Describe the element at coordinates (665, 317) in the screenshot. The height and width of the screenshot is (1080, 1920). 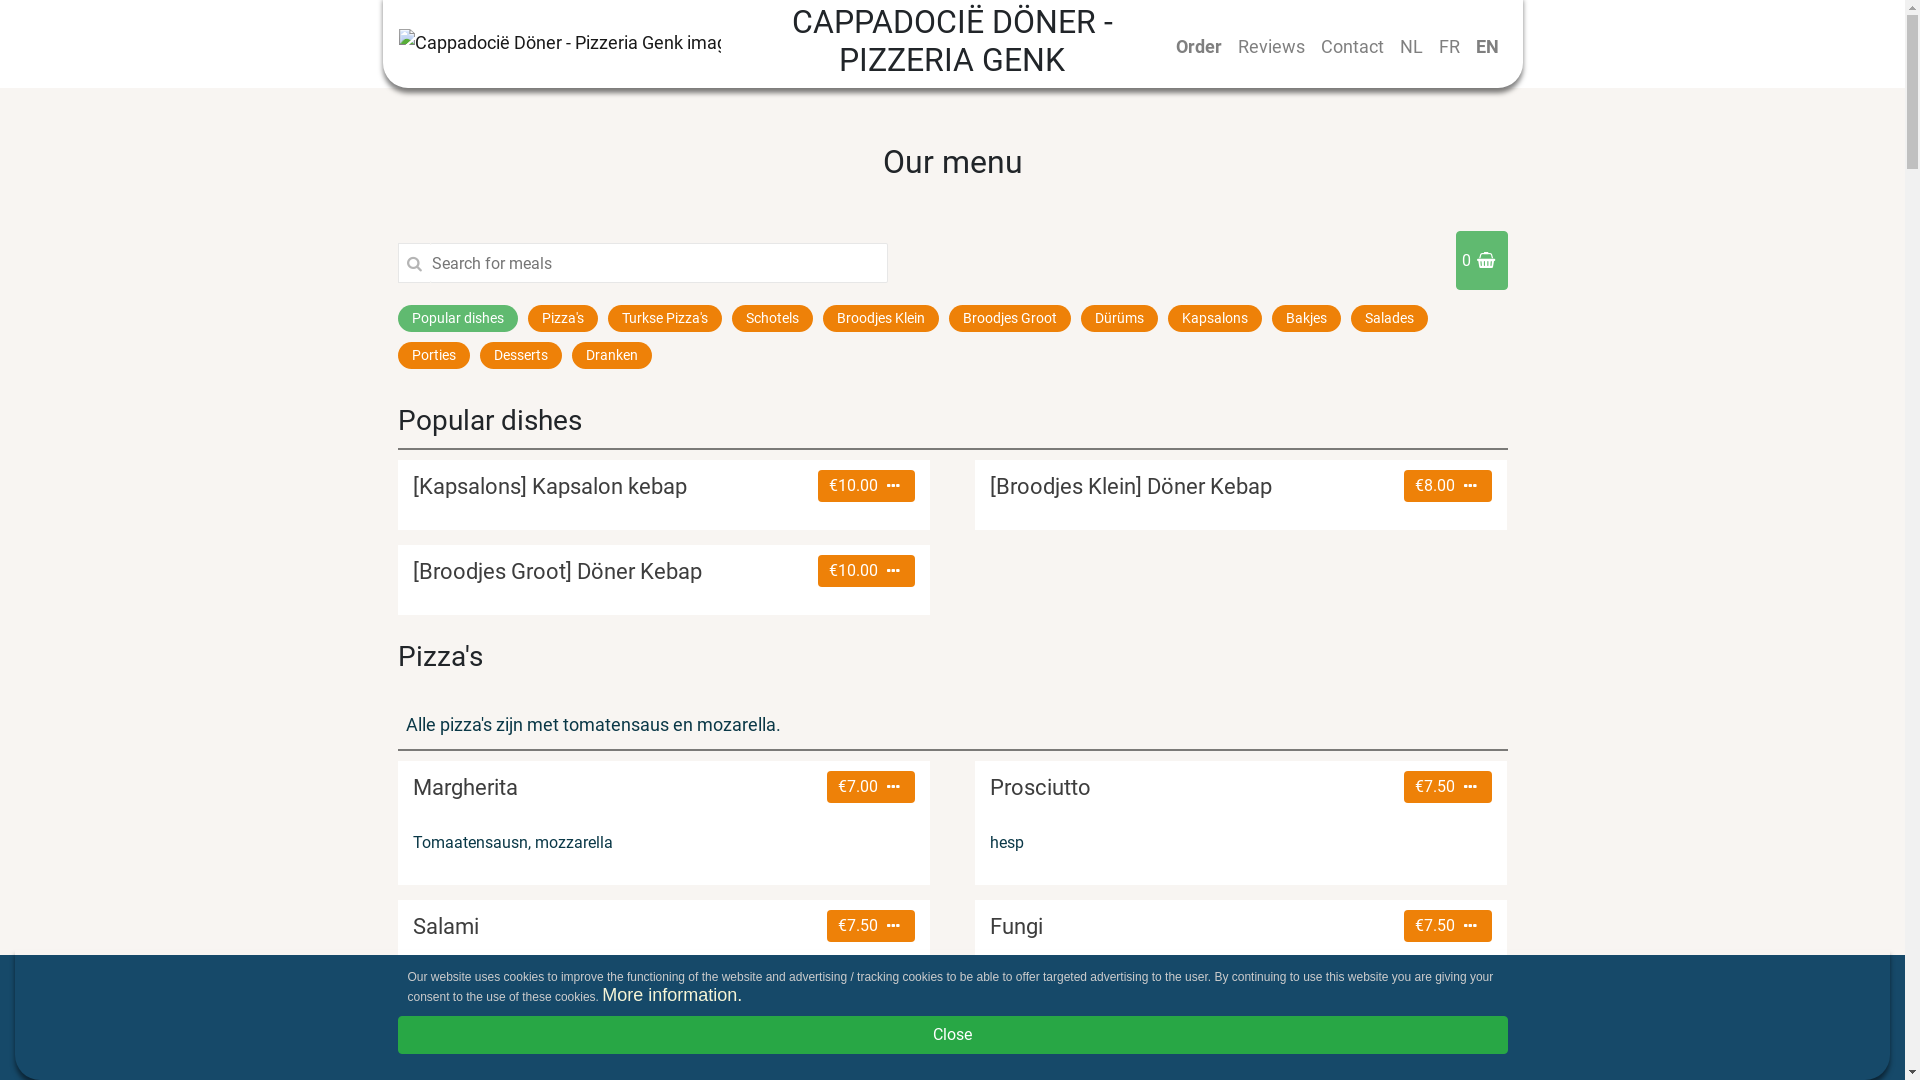
I see `'Turkse Pizza's'` at that location.